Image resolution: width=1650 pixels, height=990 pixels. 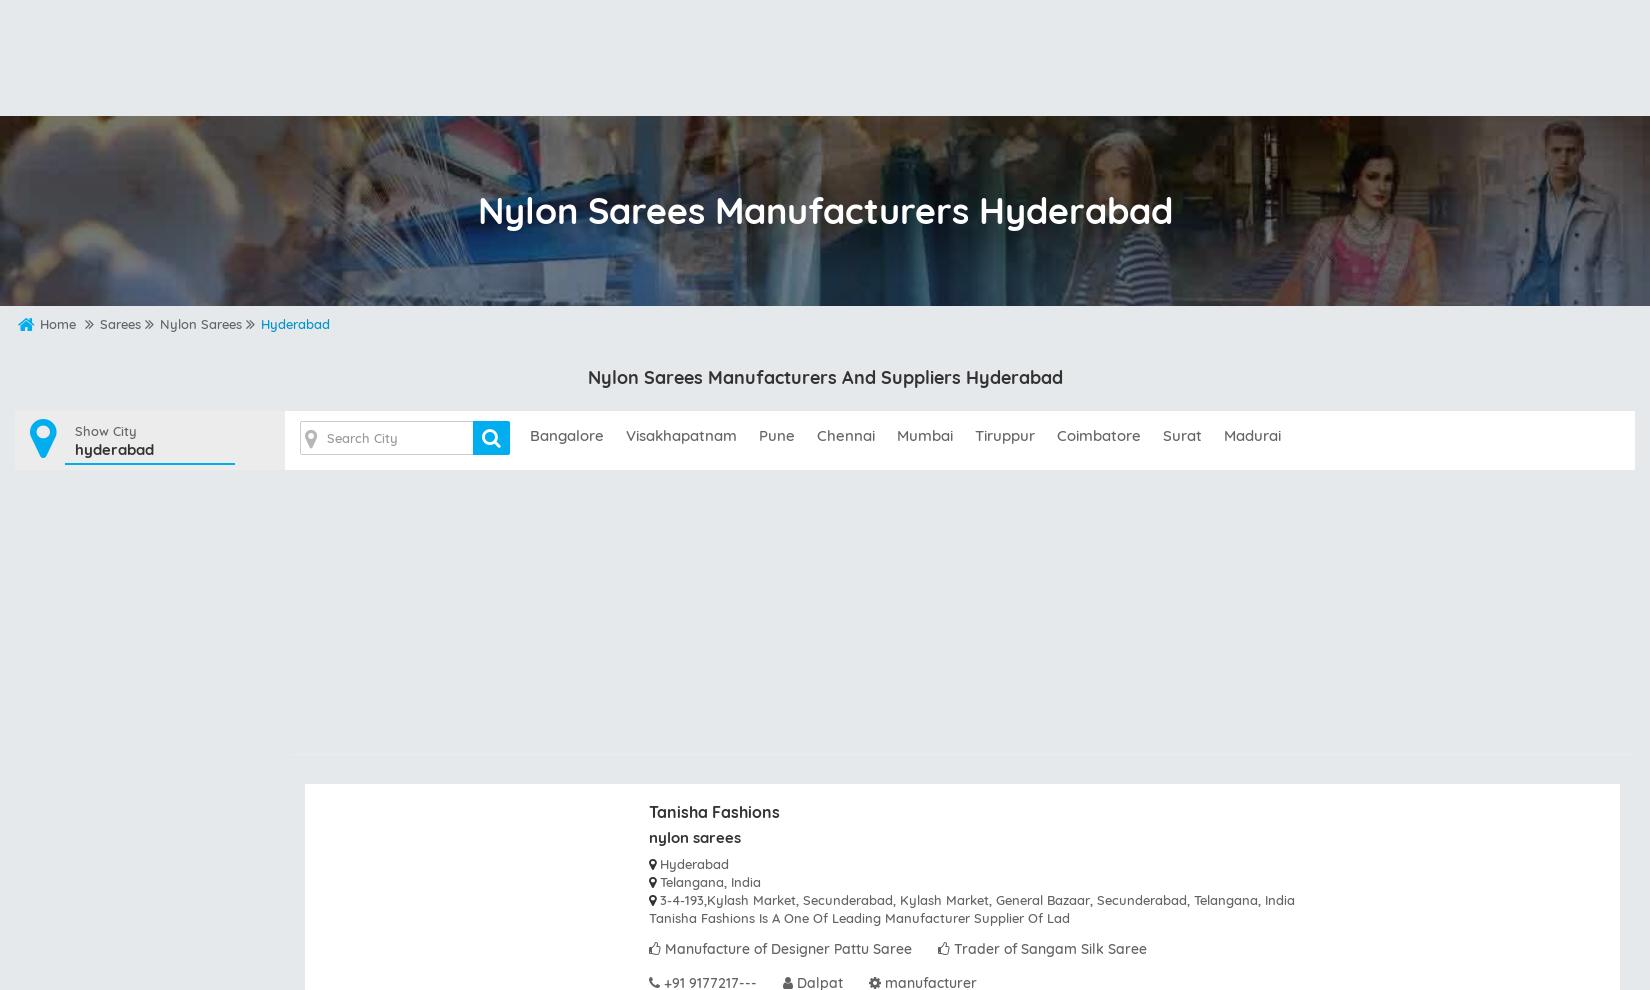 What do you see at coordinates (672, 91) in the screenshot?
I see `'Wholesale Market'` at bounding box center [672, 91].